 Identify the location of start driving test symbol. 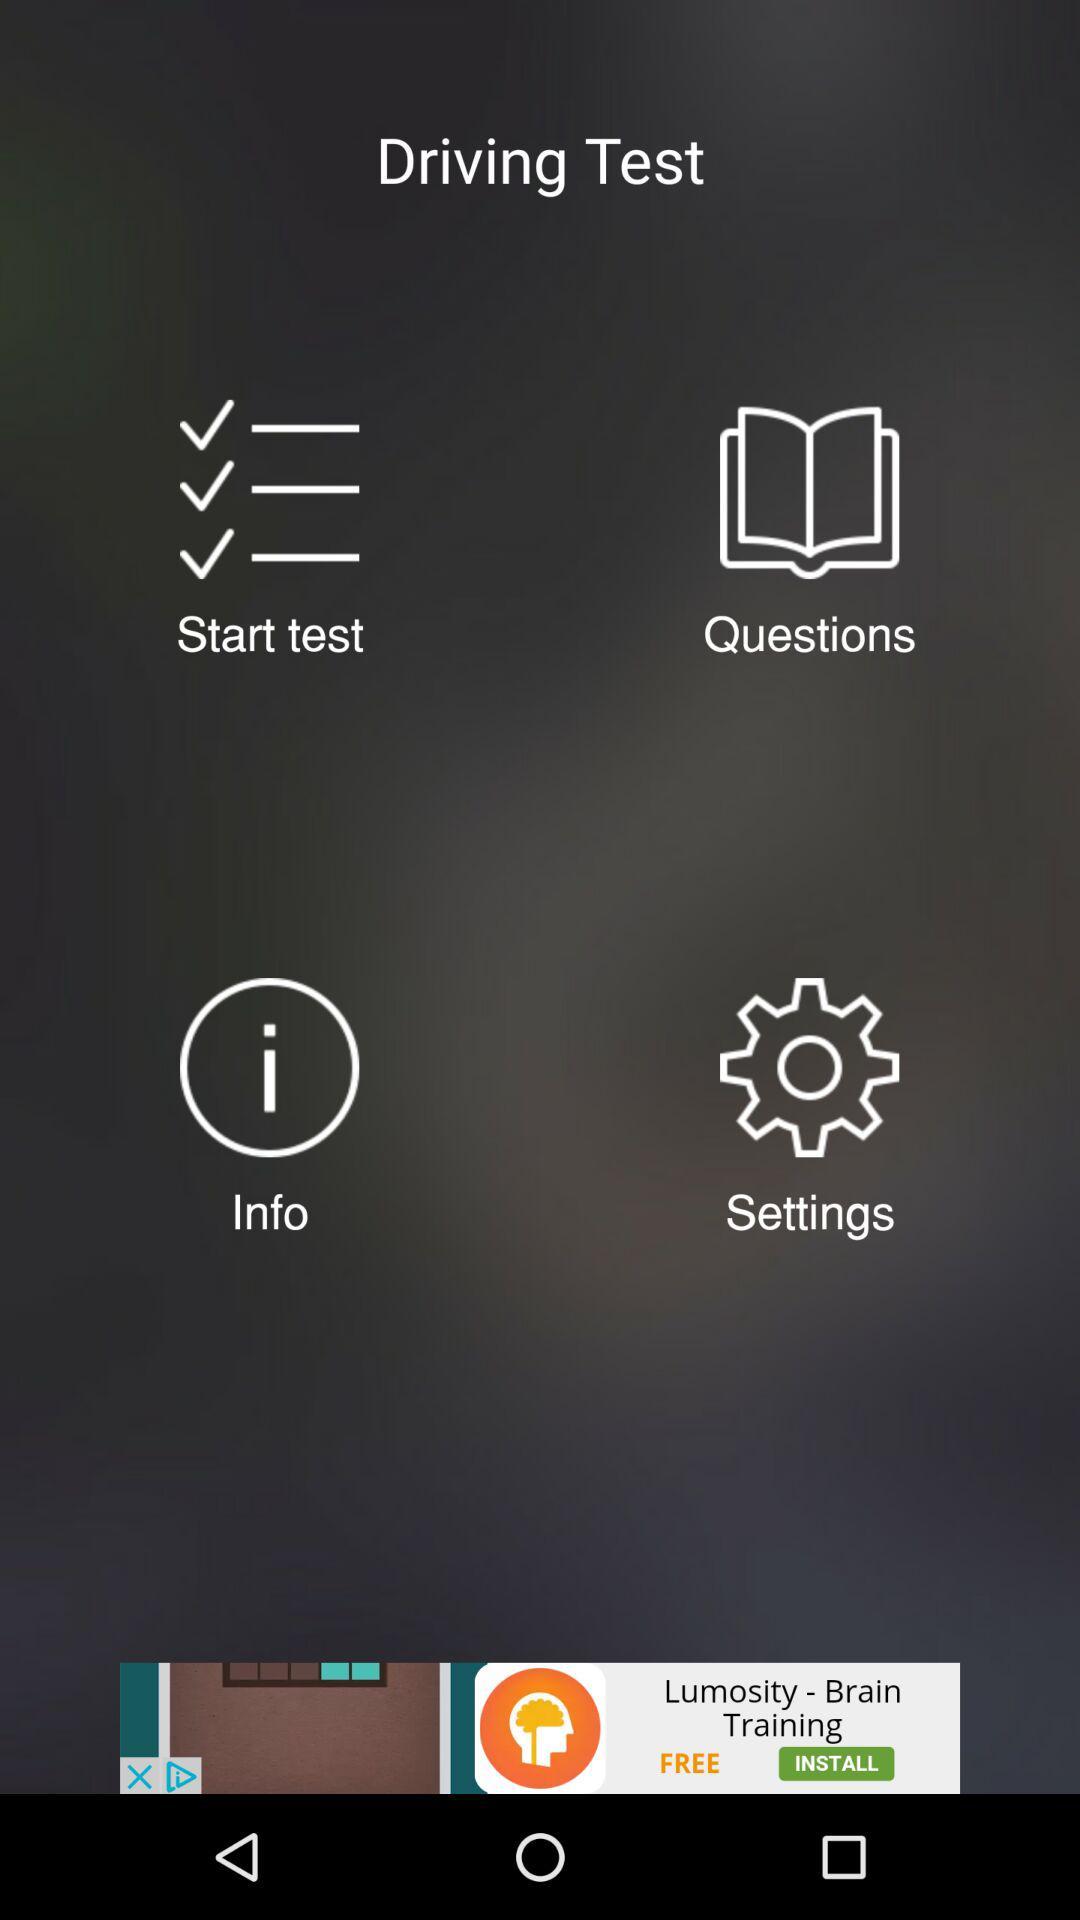
(268, 489).